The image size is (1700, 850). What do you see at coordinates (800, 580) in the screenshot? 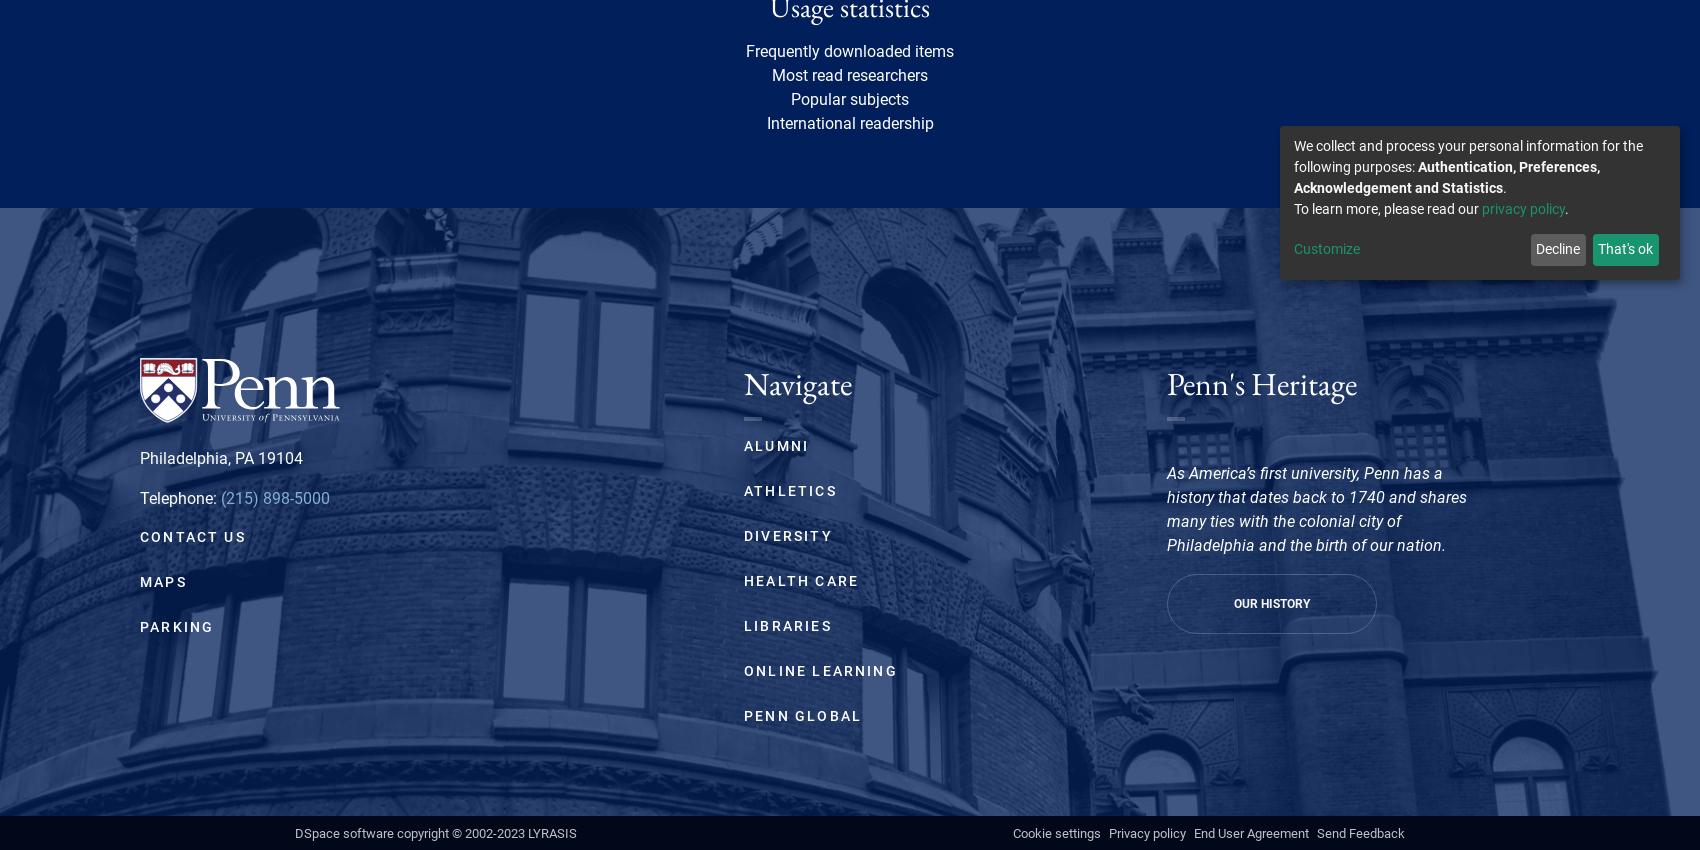
I see `'Health Care'` at bounding box center [800, 580].